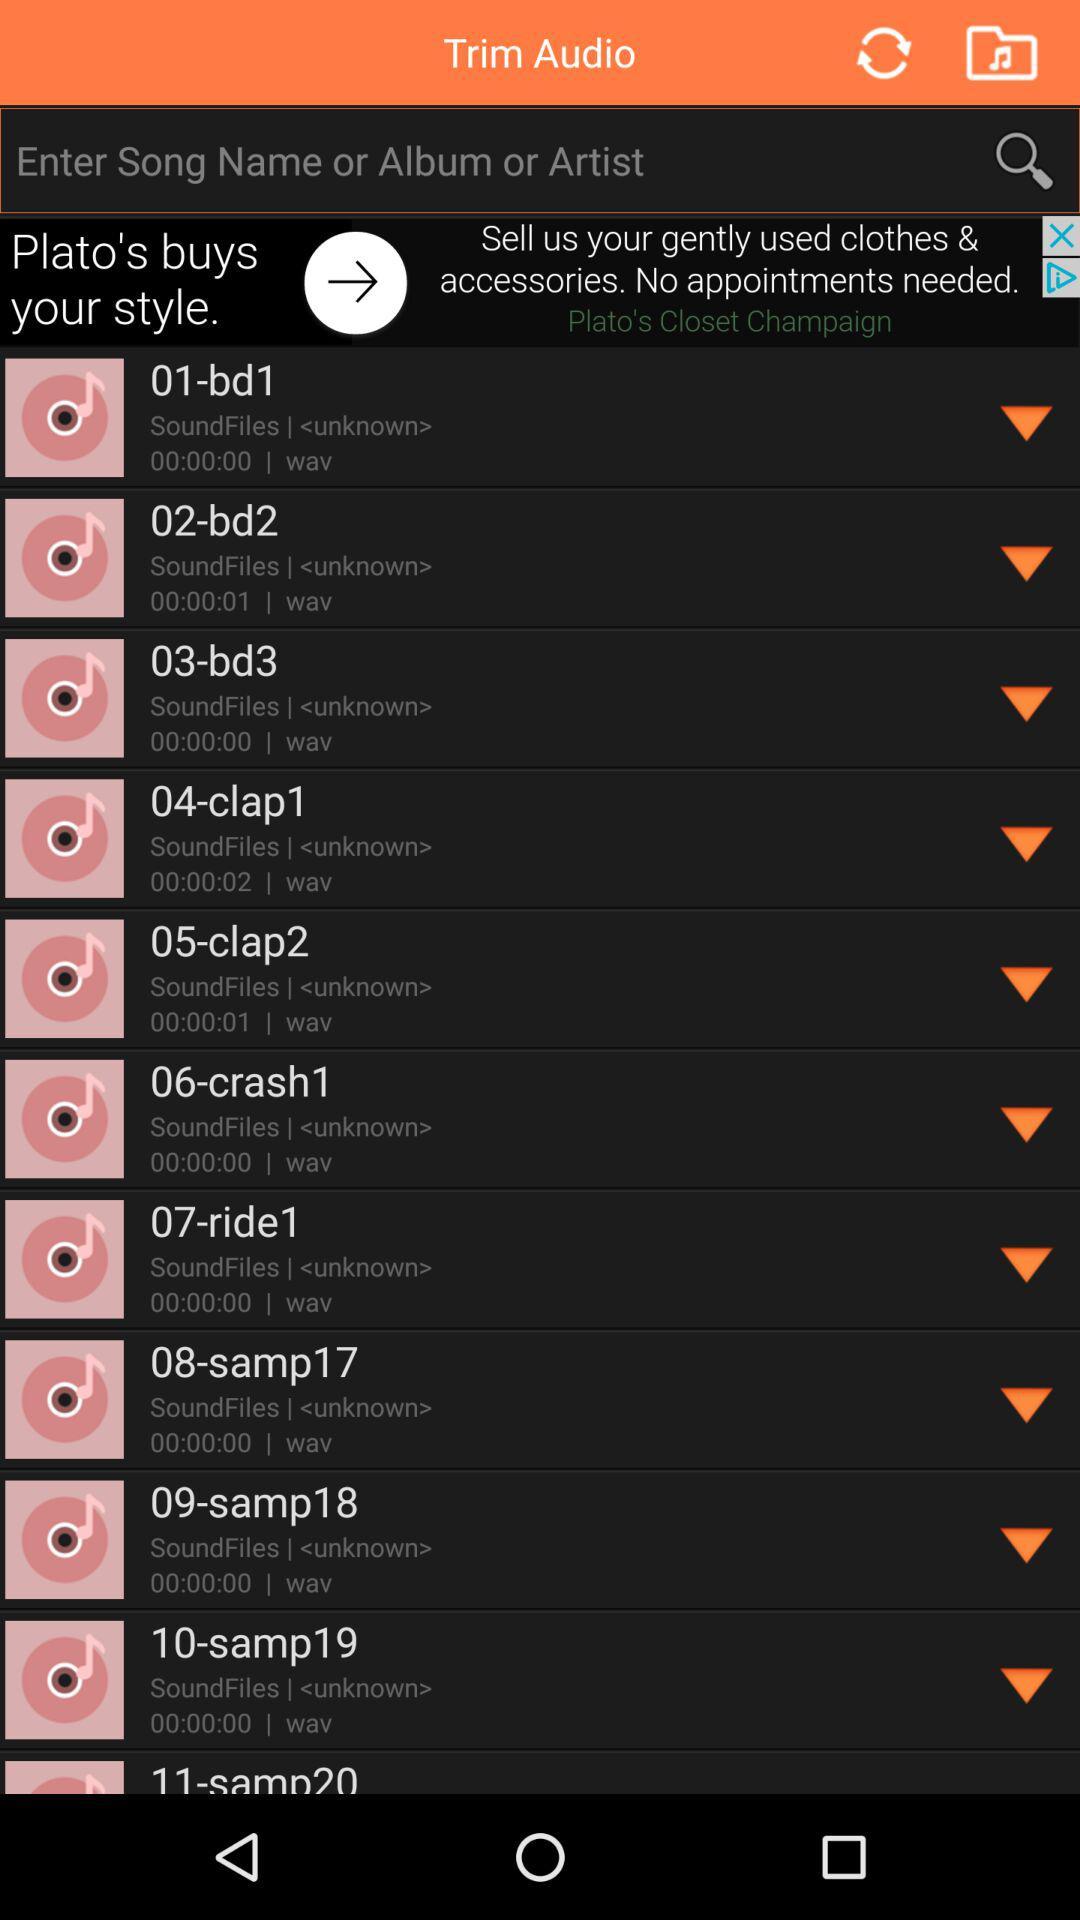  Describe the element at coordinates (1027, 1398) in the screenshot. I see `option details` at that location.